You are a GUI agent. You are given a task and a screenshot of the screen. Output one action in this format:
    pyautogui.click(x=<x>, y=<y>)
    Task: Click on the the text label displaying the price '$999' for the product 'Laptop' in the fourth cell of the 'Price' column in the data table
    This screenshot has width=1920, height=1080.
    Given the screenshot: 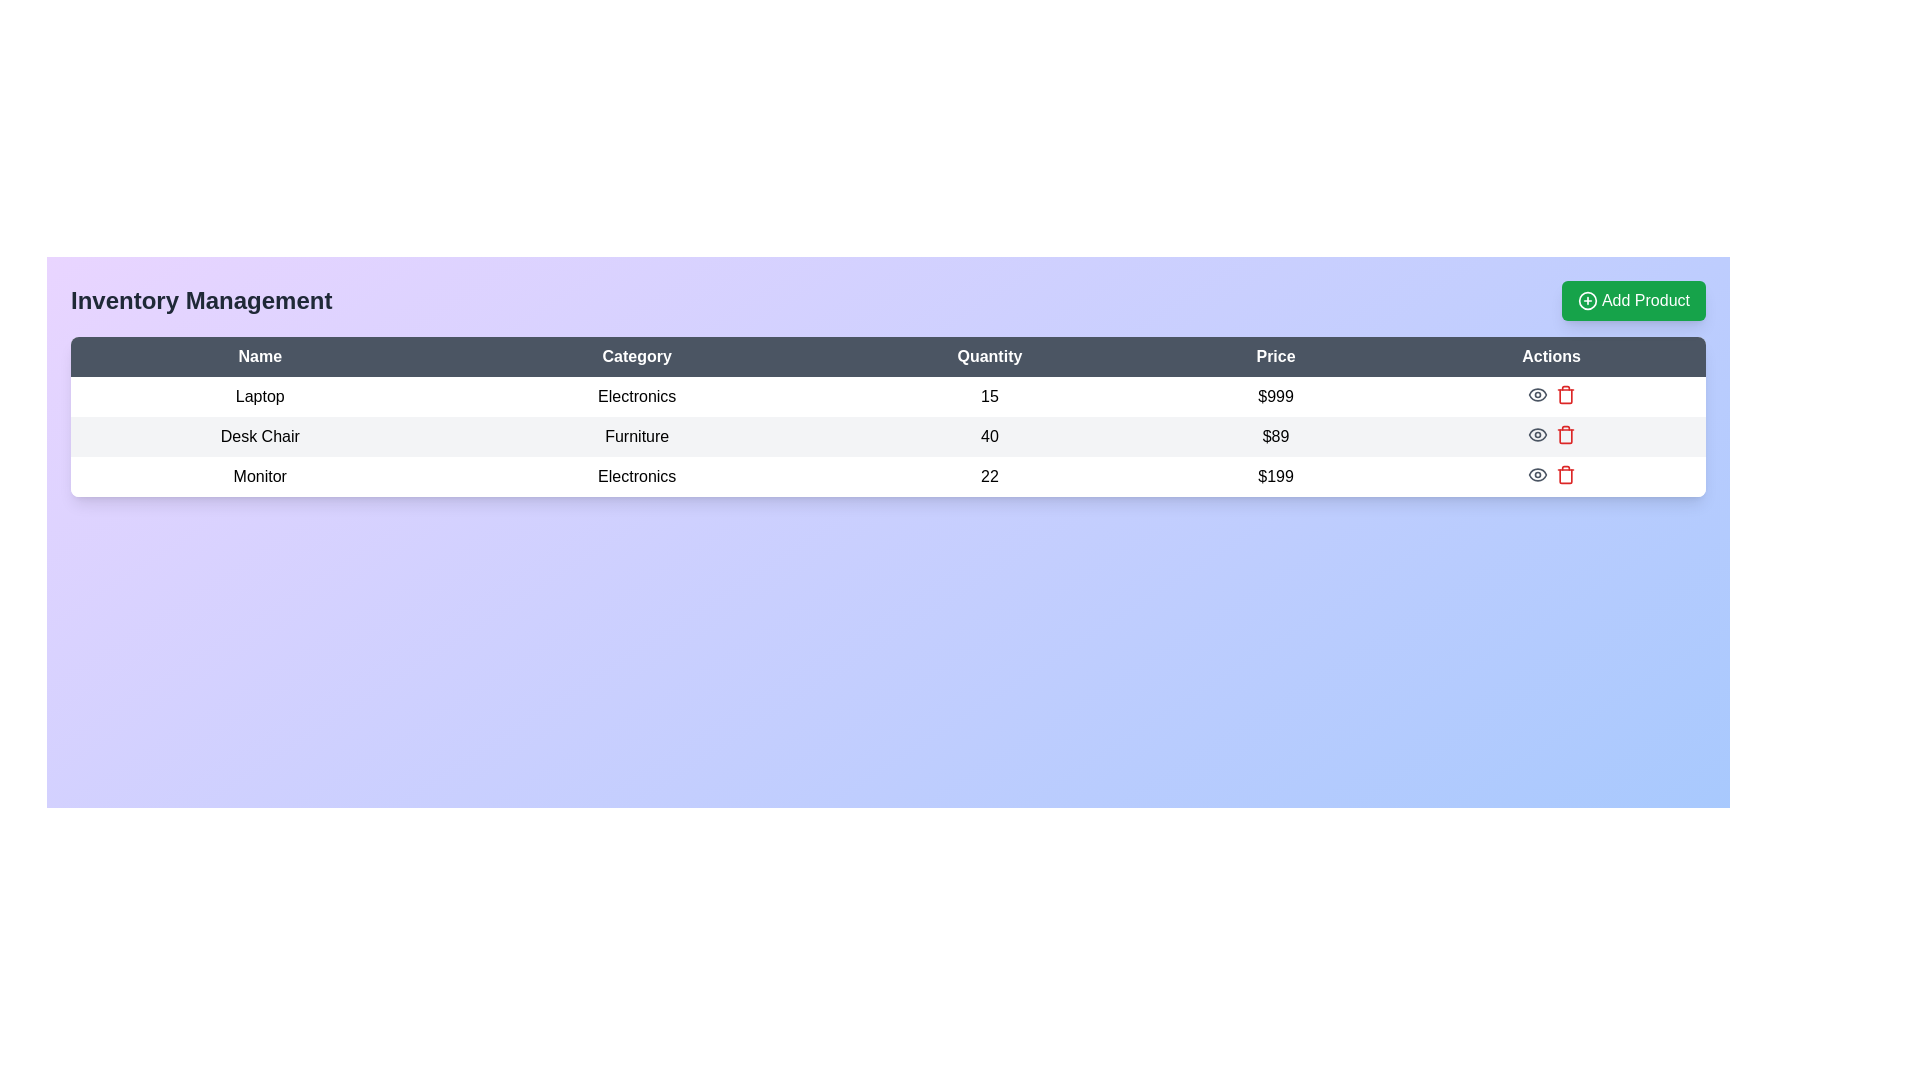 What is the action you would take?
    pyautogui.click(x=1275, y=397)
    